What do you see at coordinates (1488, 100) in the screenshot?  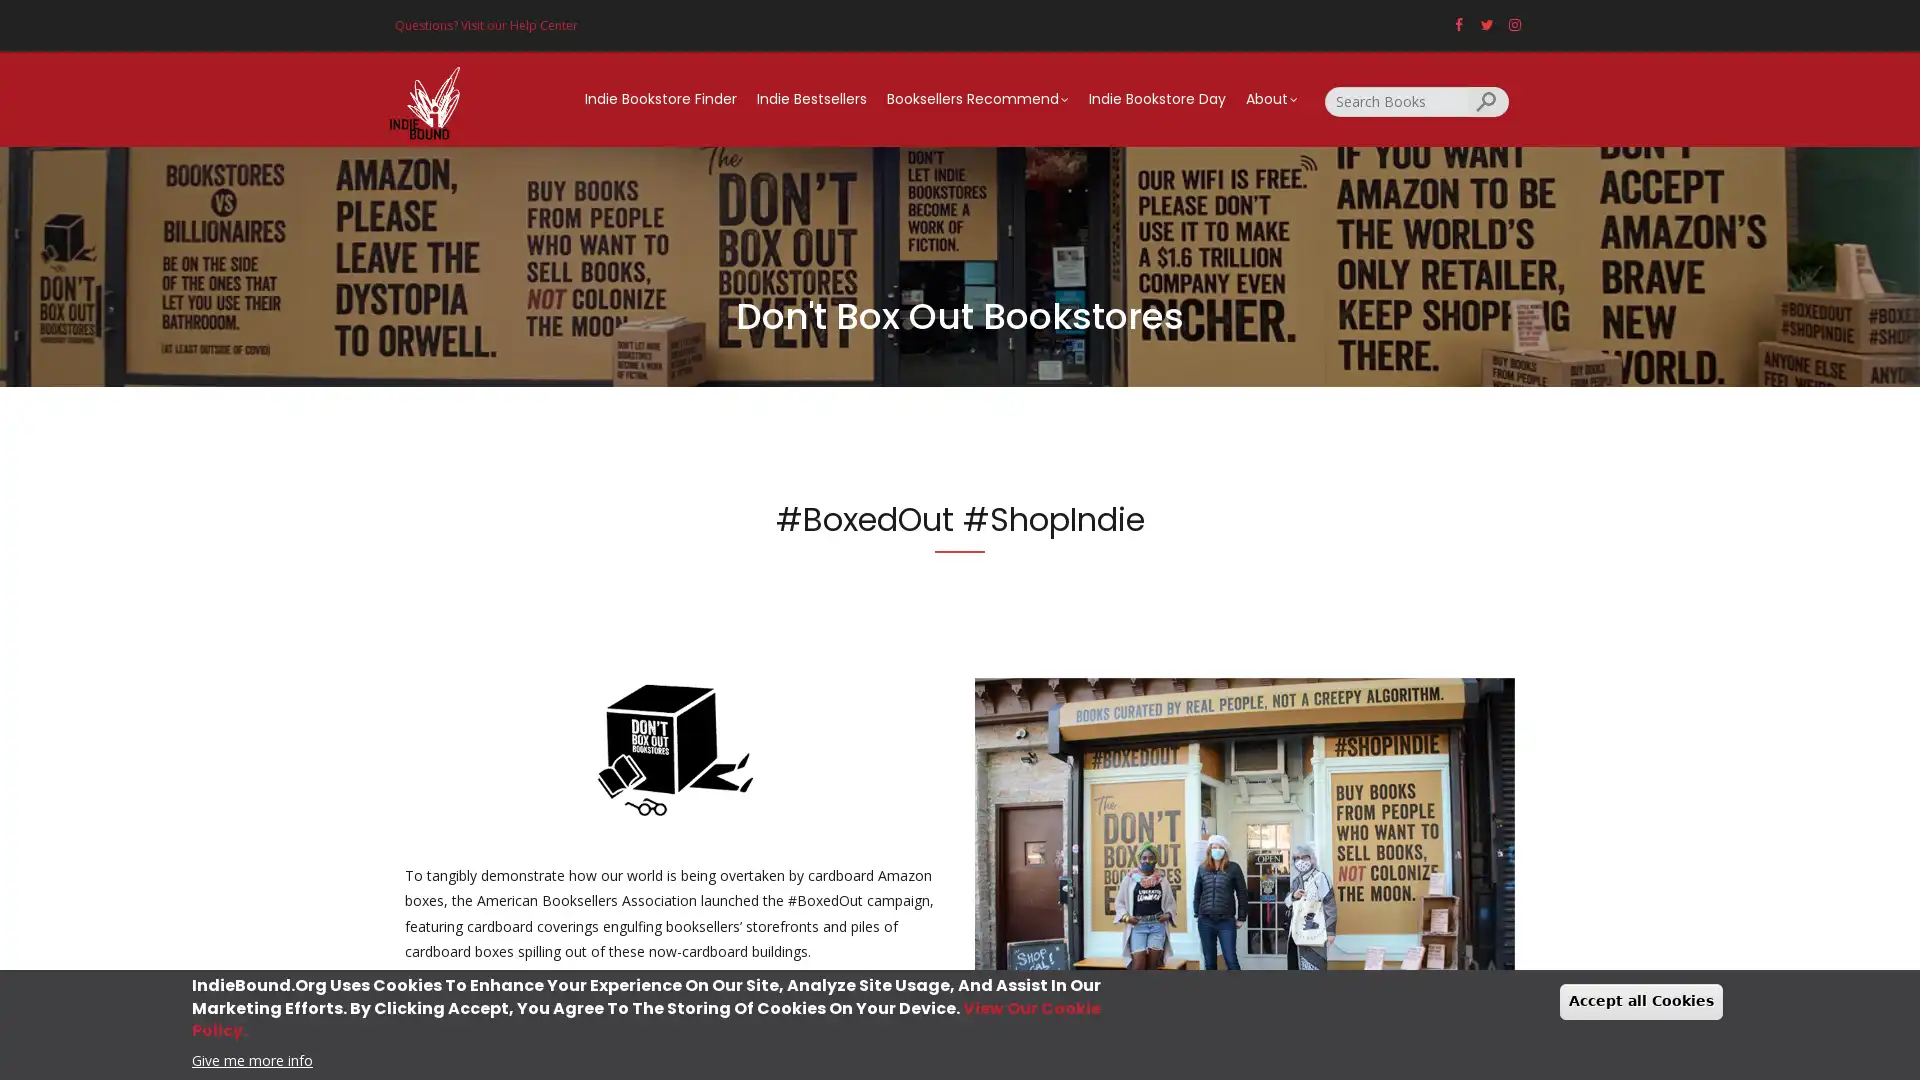 I see `Search` at bounding box center [1488, 100].